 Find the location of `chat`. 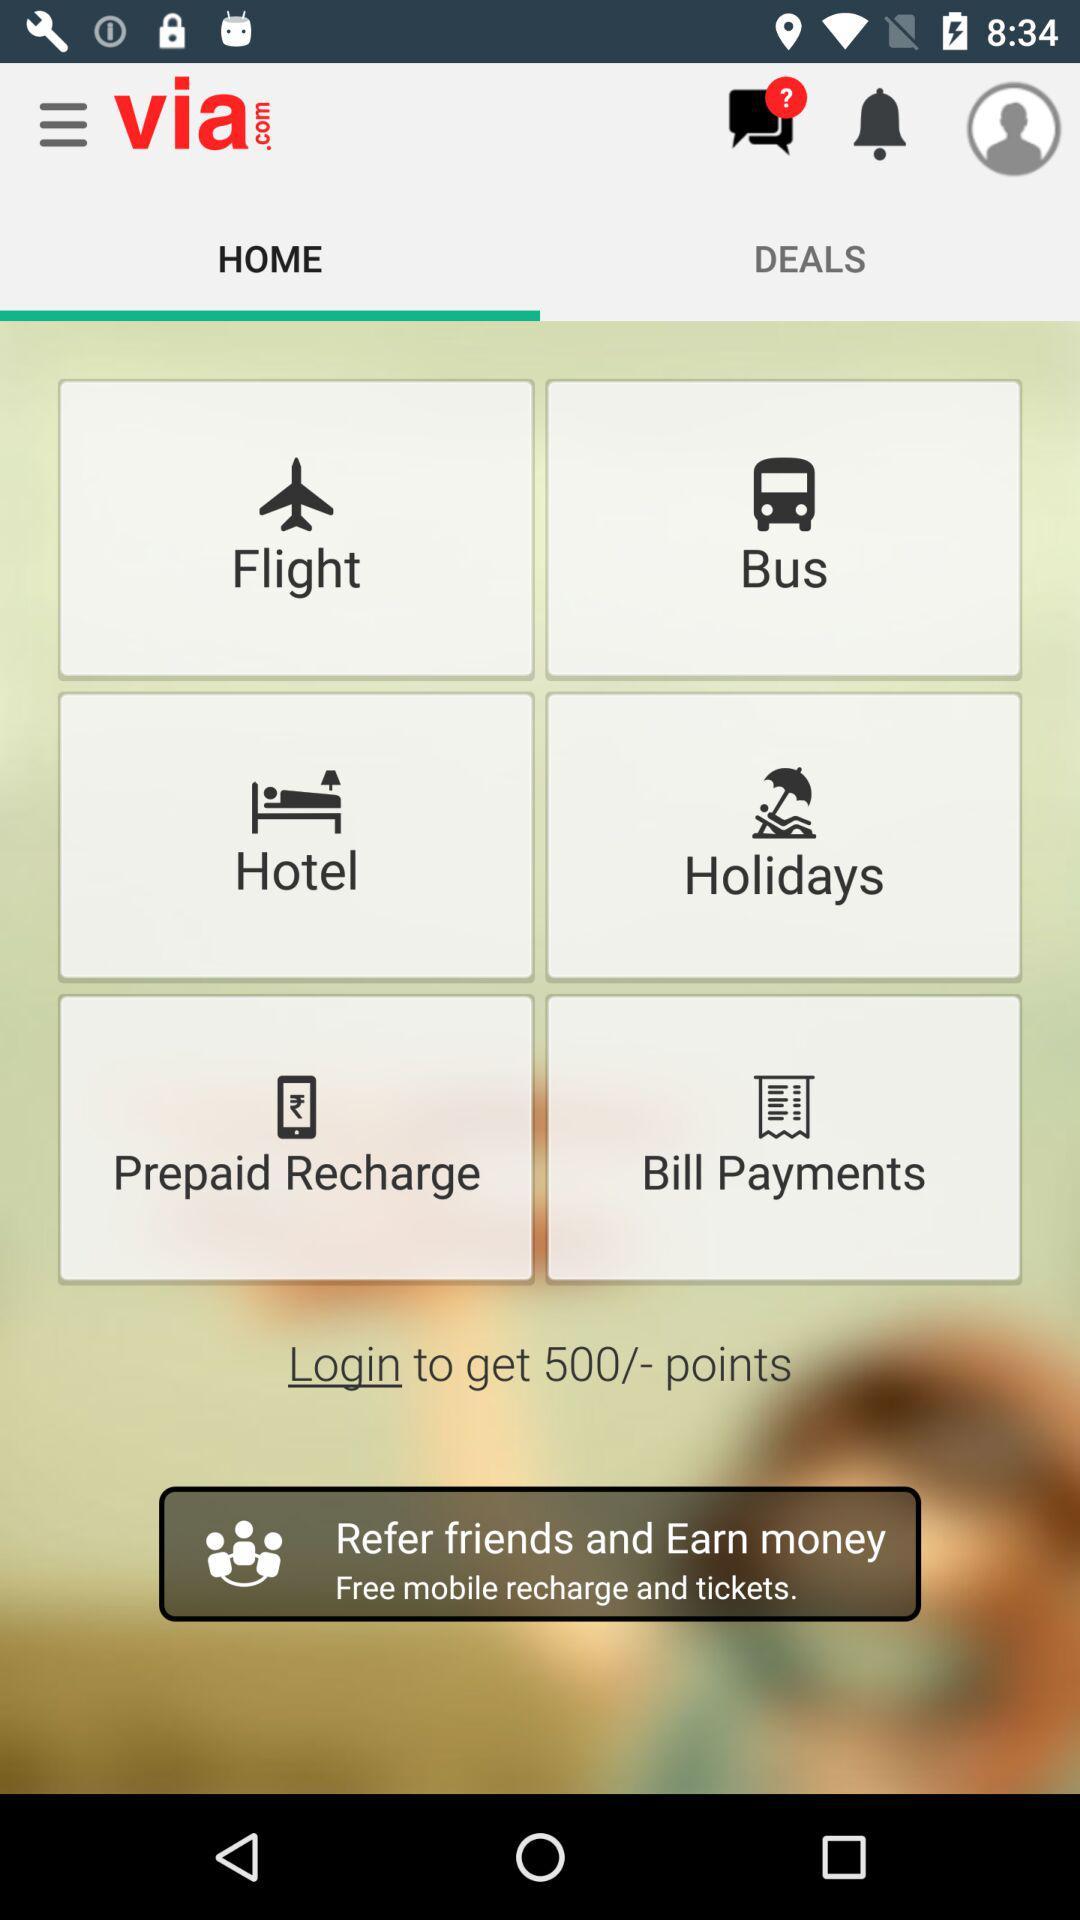

chat is located at coordinates (760, 121).